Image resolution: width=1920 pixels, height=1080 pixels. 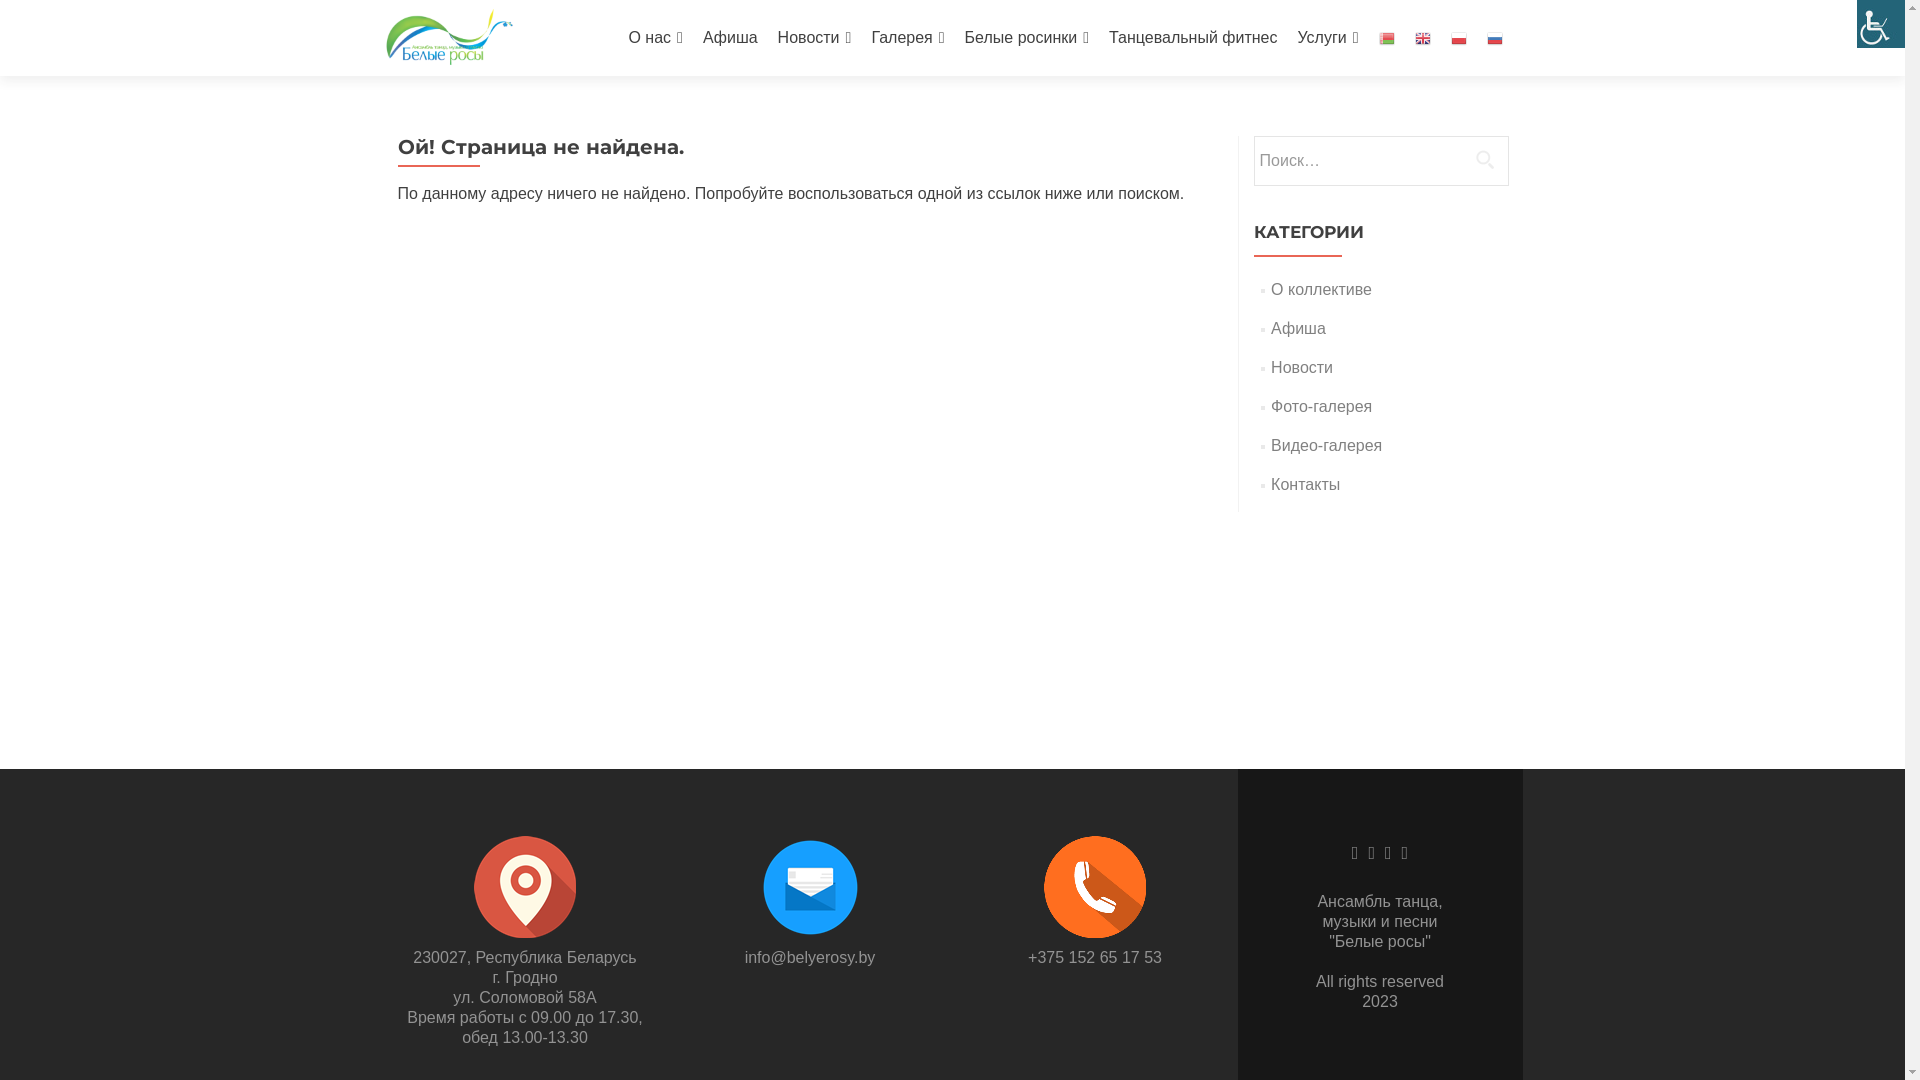 I want to click on 'Accessibility Helper sidebar', so click(x=1880, y=23).